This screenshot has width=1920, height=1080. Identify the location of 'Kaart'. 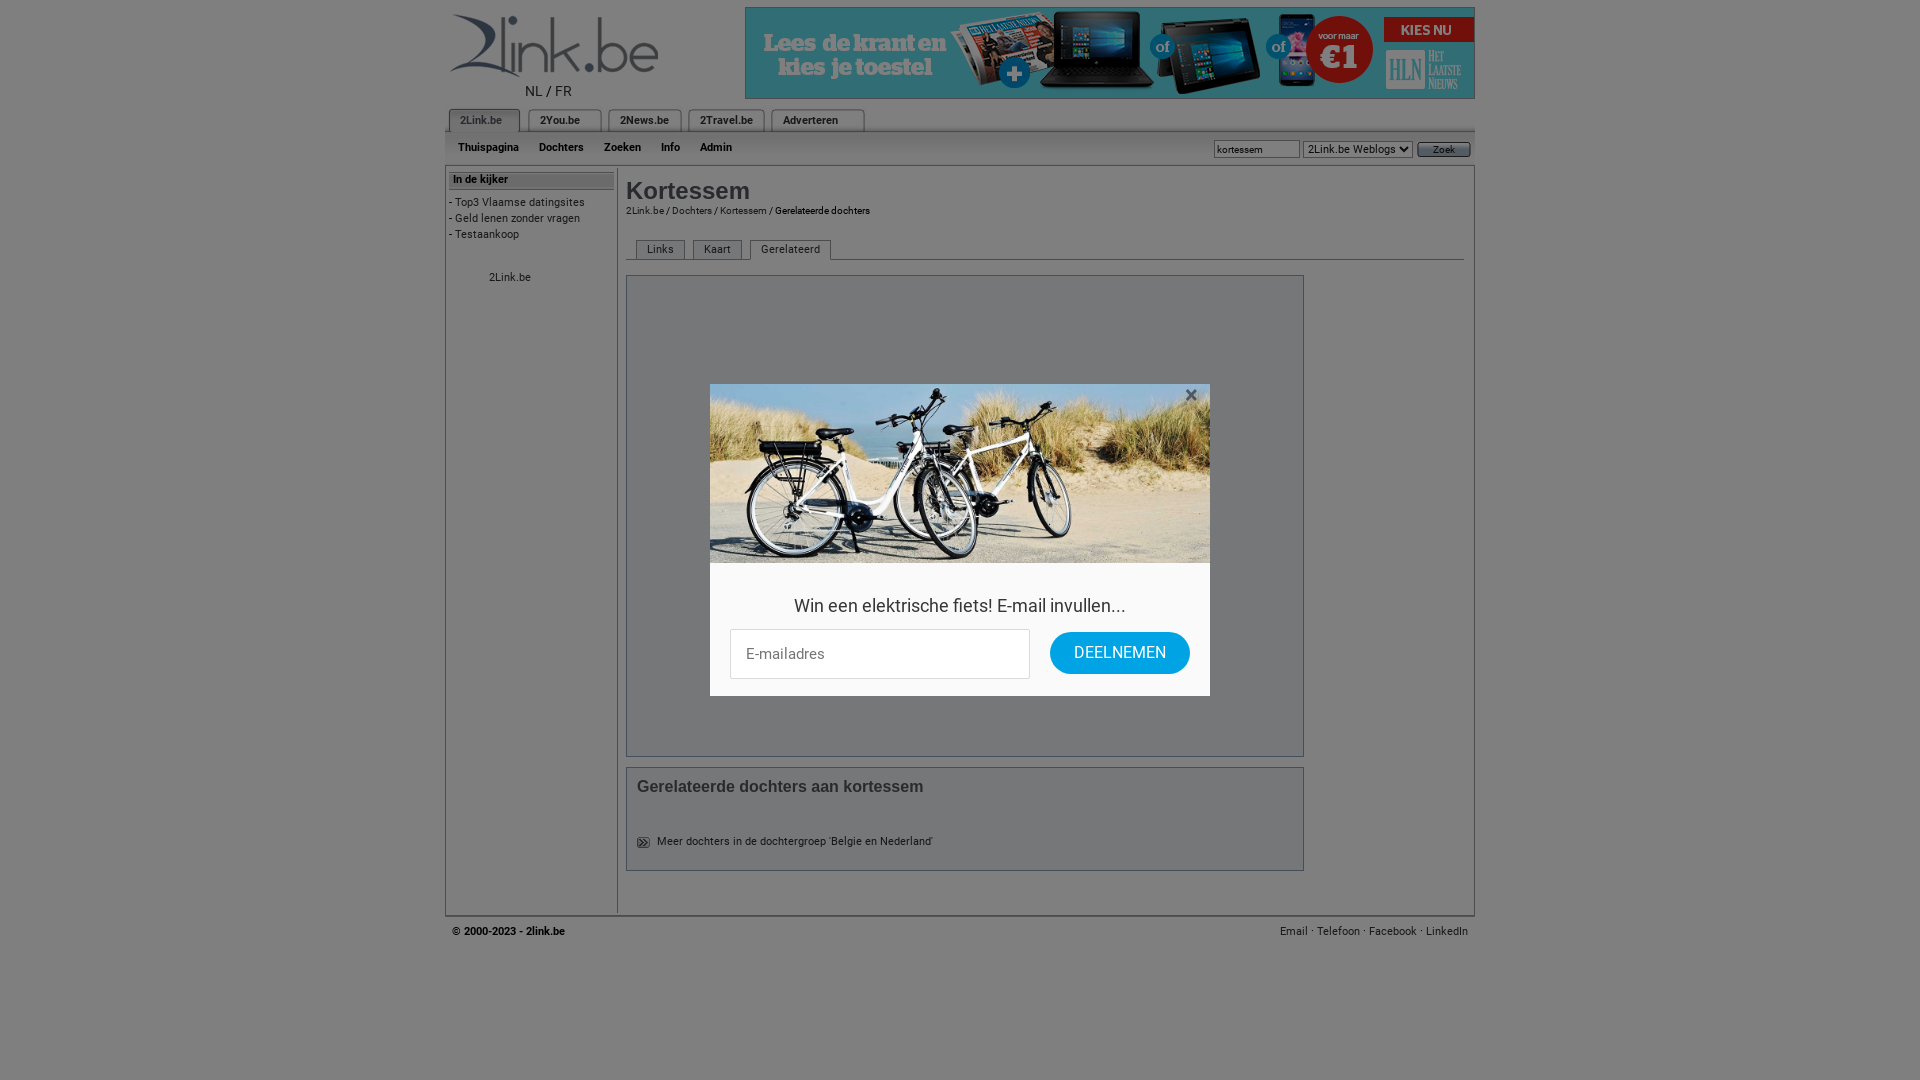
(717, 249).